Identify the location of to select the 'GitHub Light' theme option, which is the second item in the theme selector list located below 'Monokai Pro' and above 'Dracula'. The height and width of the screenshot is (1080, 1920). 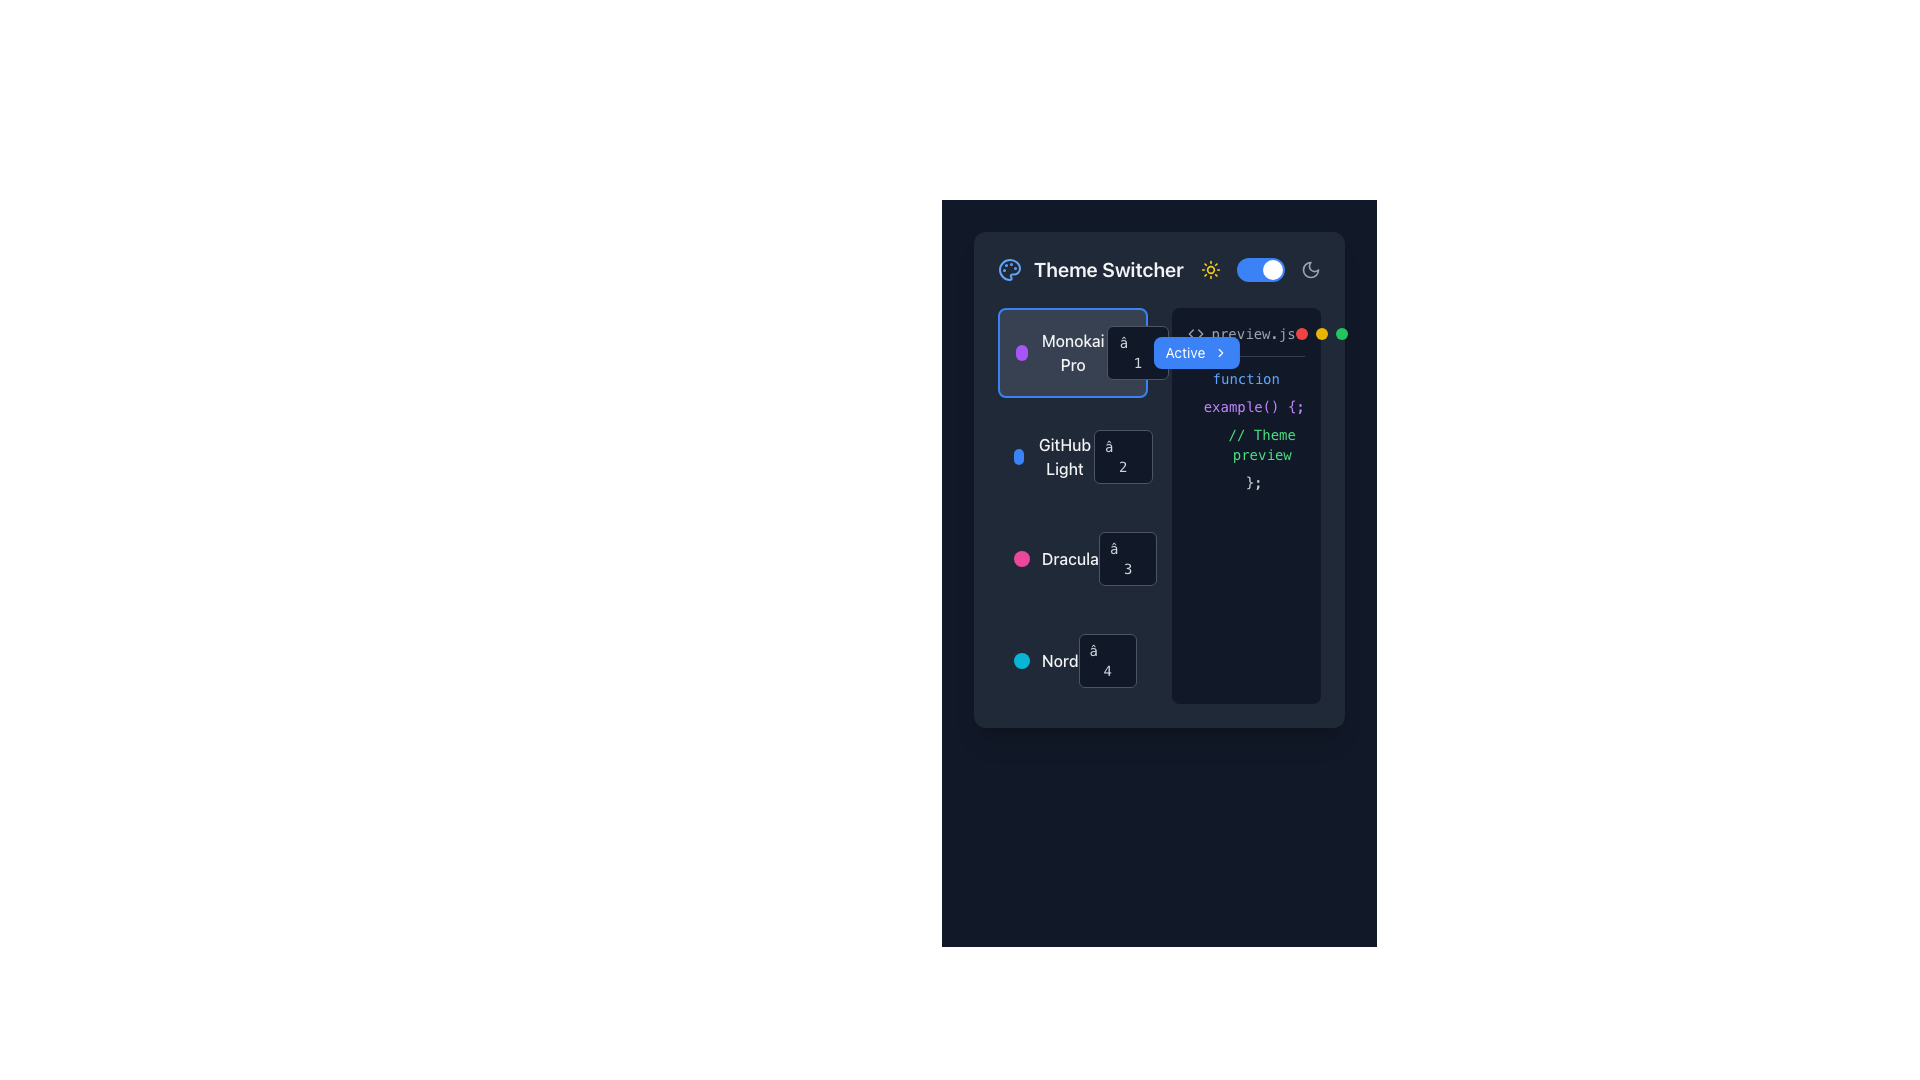
(1071, 456).